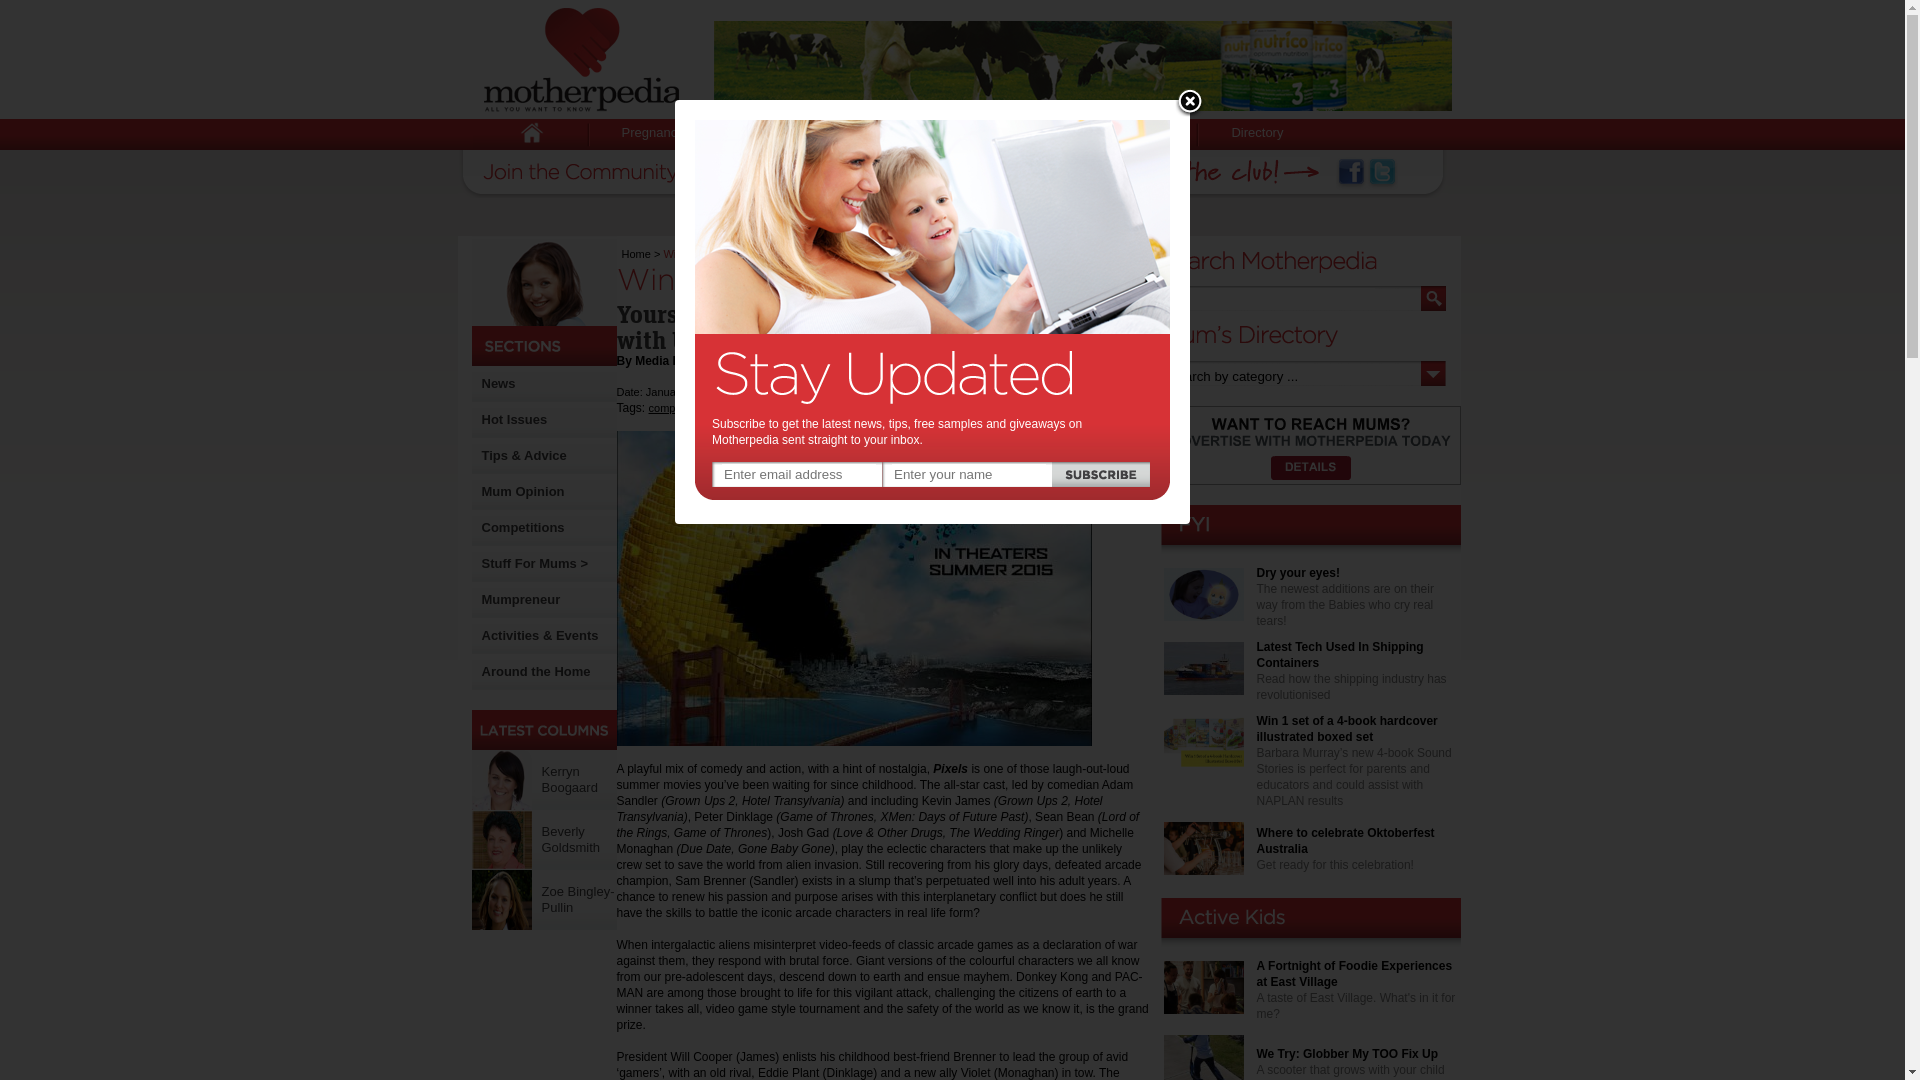 The height and width of the screenshot is (1080, 1920). Describe the element at coordinates (521, 598) in the screenshot. I see `'Mumpreneur'` at that location.